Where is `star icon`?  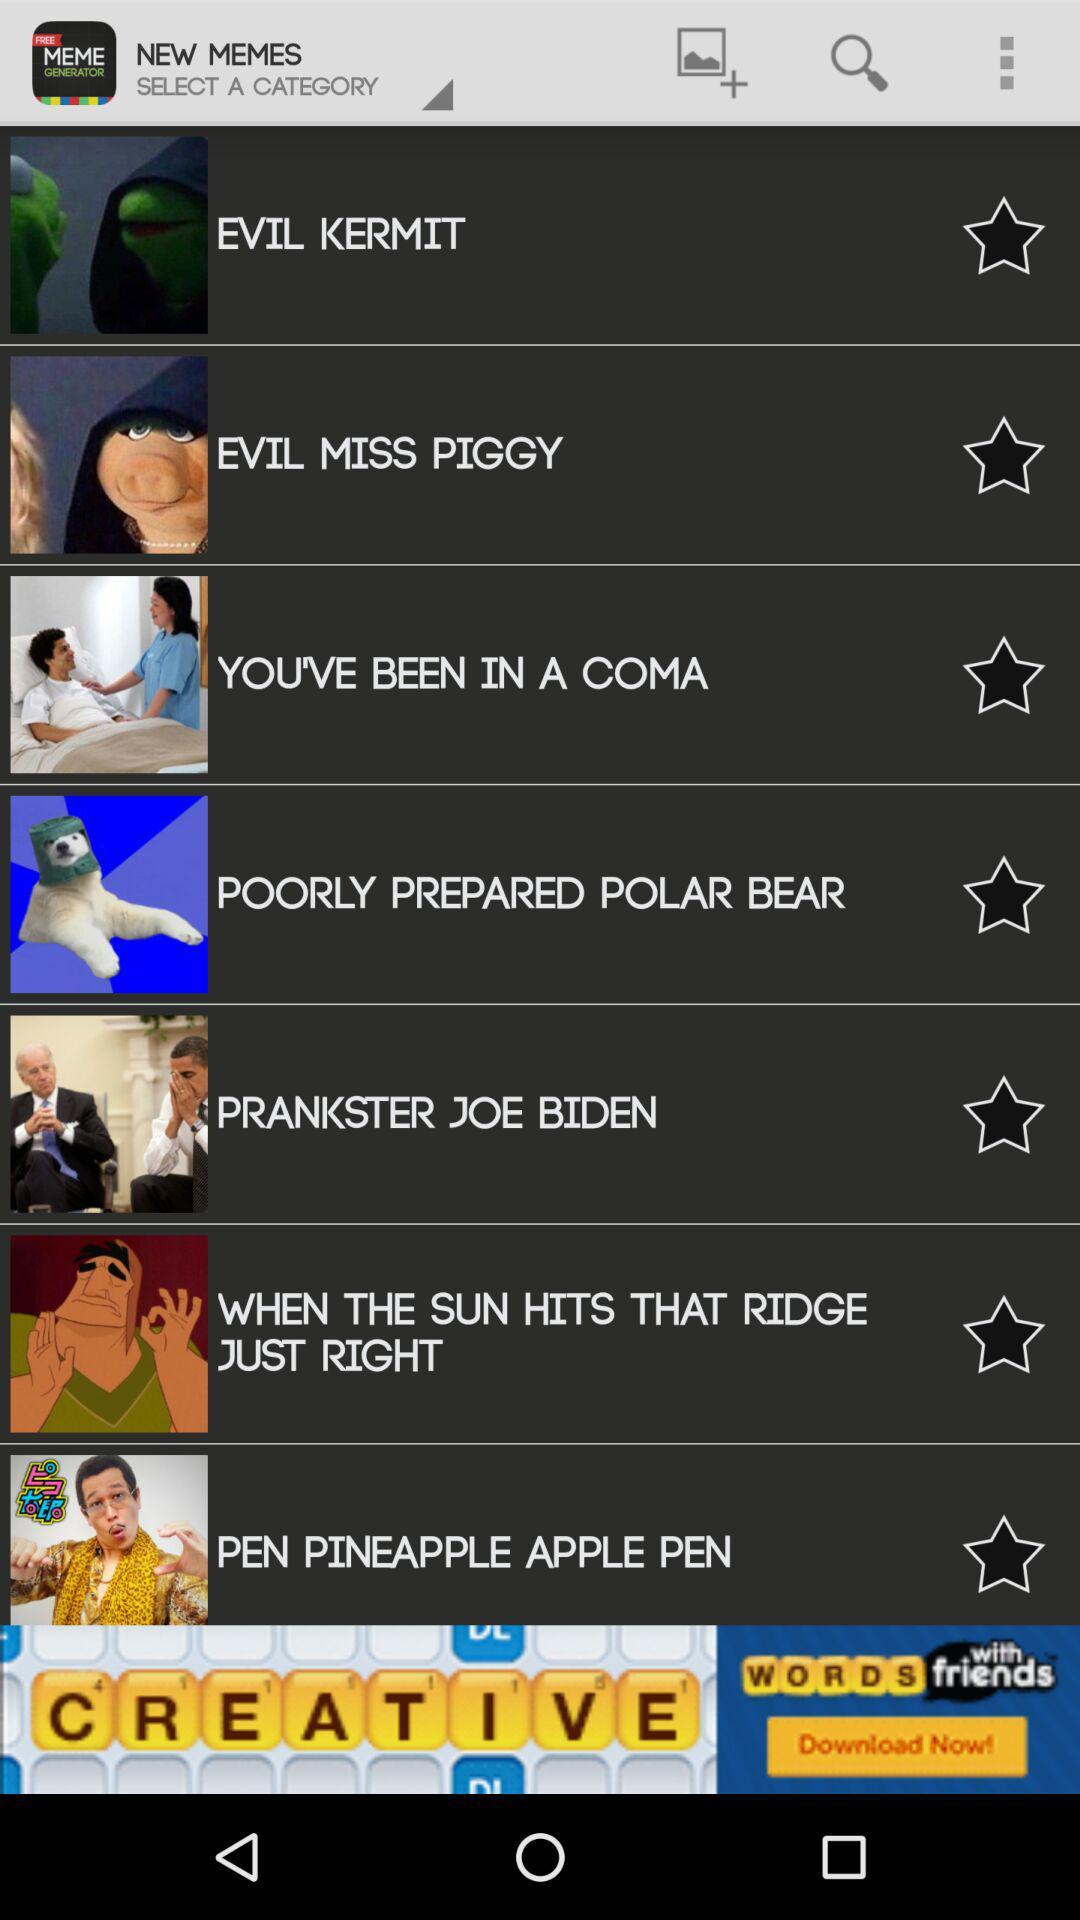 star icon is located at coordinates (1003, 674).